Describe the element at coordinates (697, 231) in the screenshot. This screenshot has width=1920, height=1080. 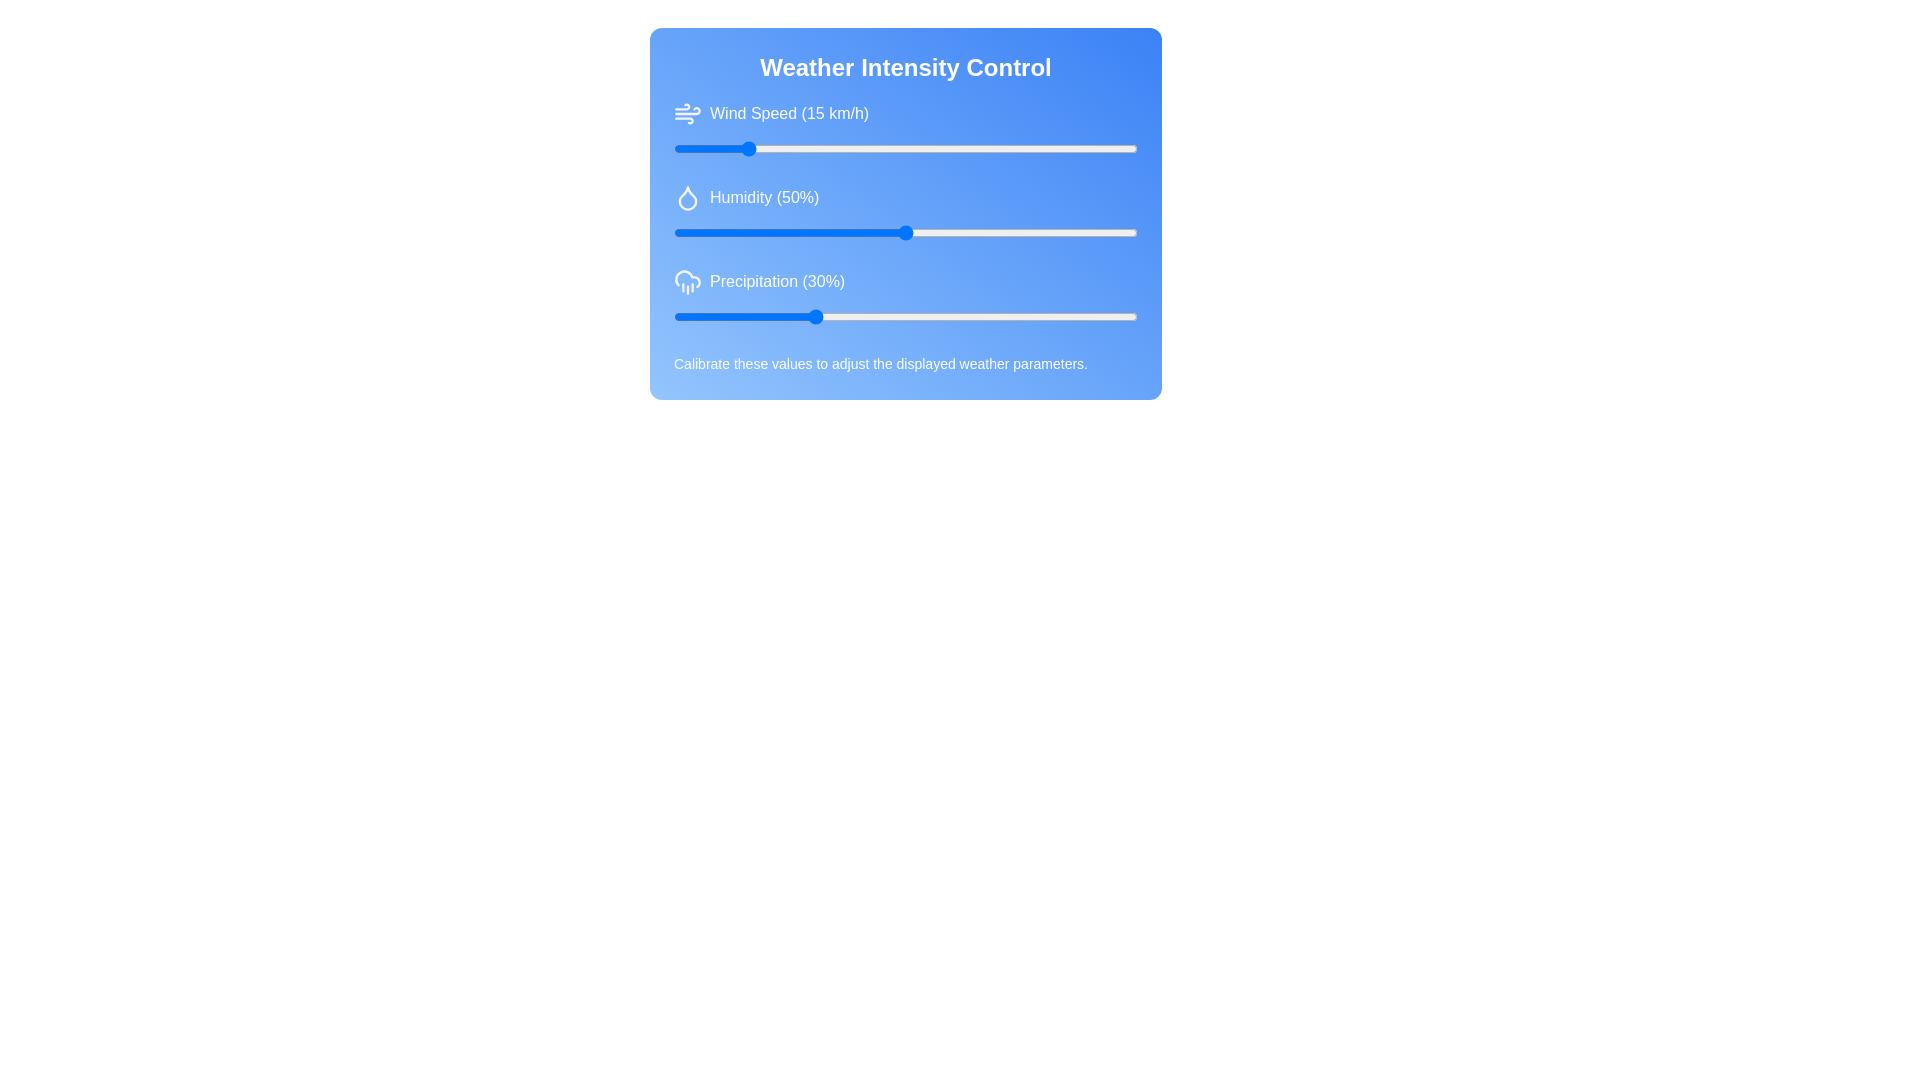
I see `the humidity` at that location.